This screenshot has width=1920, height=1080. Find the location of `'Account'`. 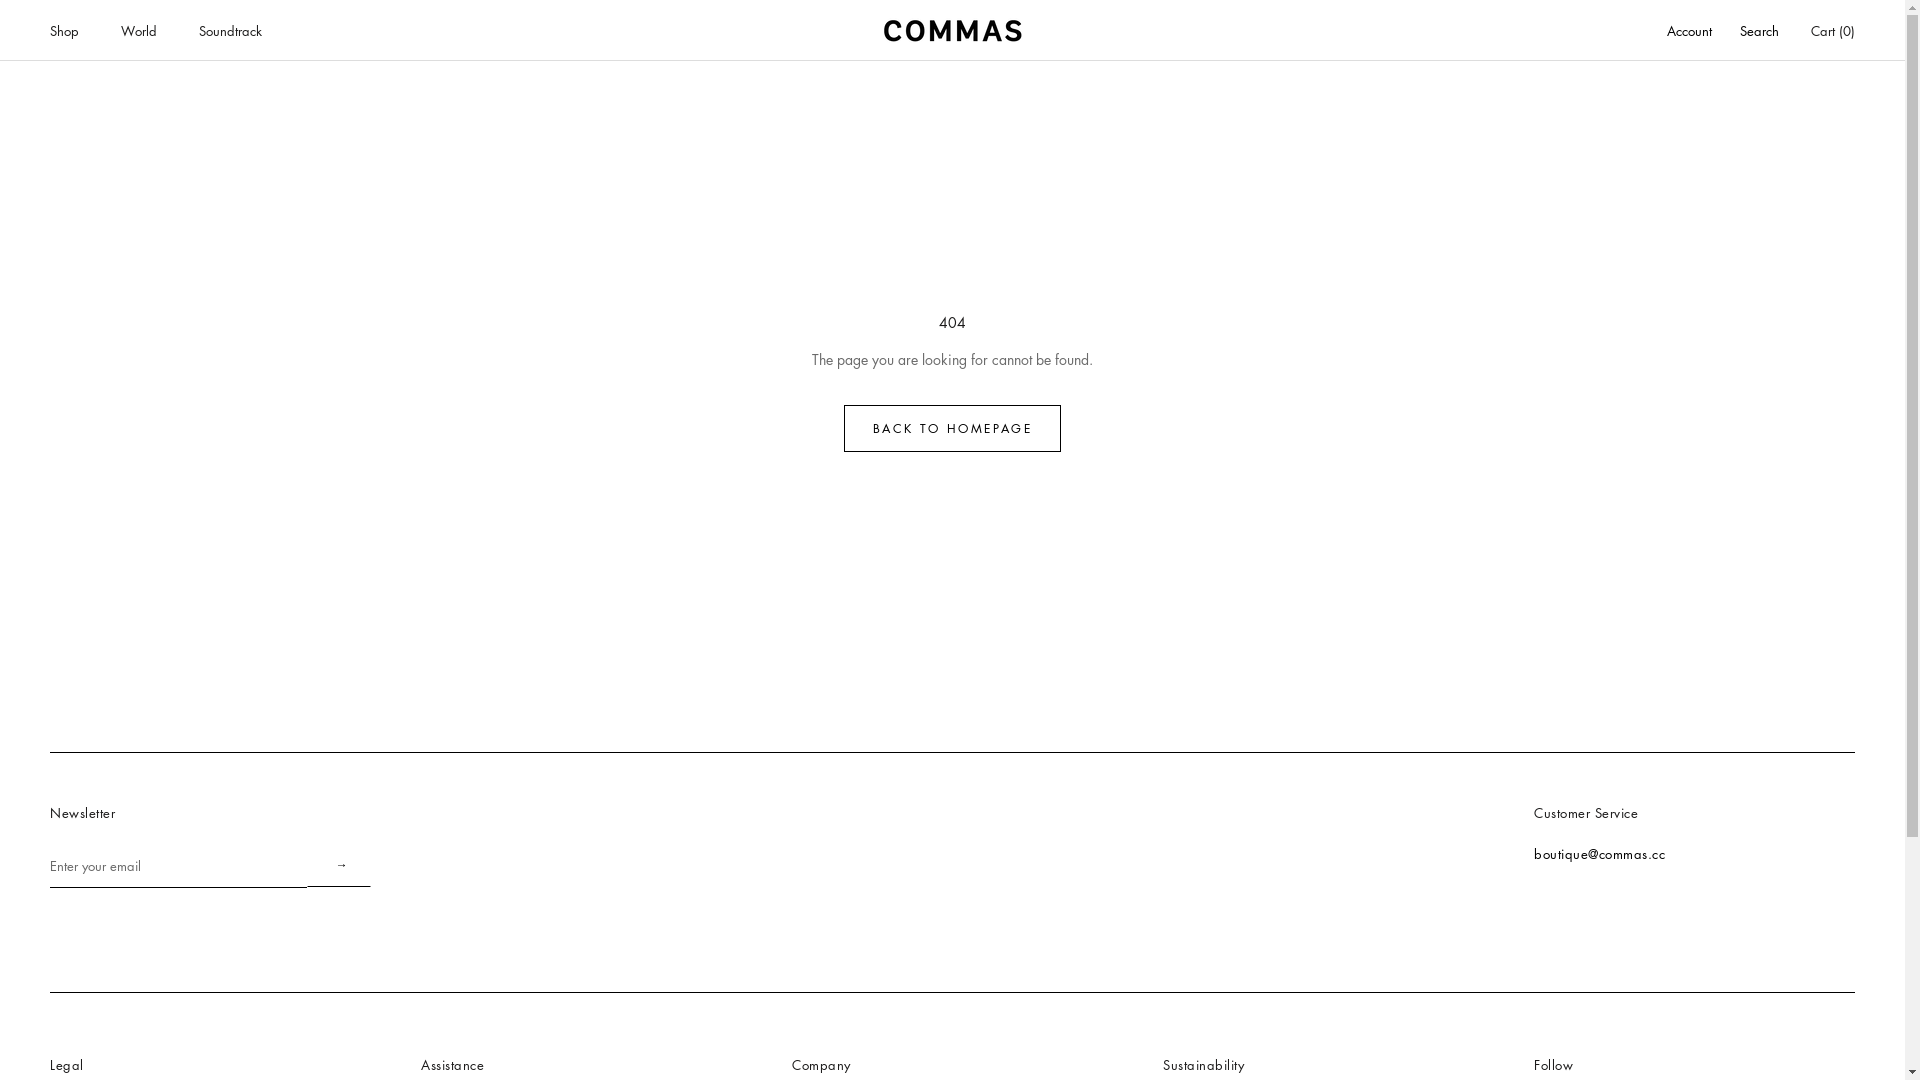

'Account' is located at coordinates (1688, 31).